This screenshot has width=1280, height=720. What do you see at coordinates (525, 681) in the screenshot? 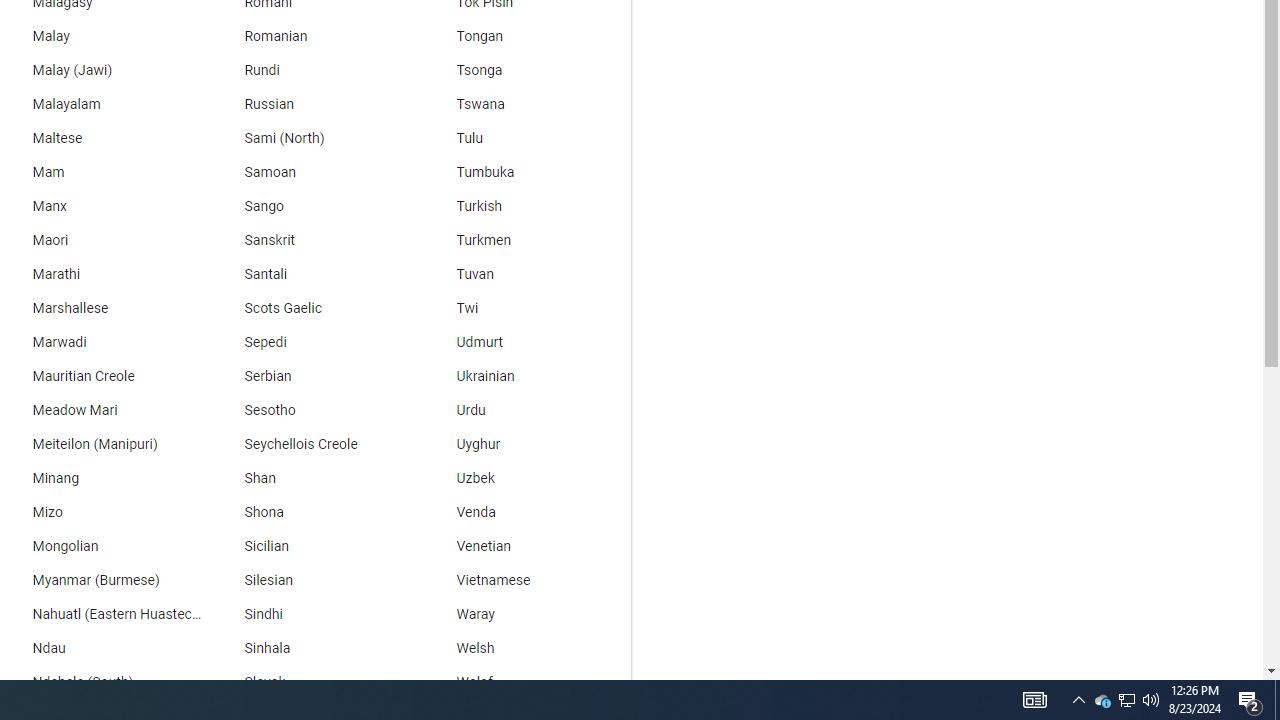
I see `'Wolof'` at bounding box center [525, 681].